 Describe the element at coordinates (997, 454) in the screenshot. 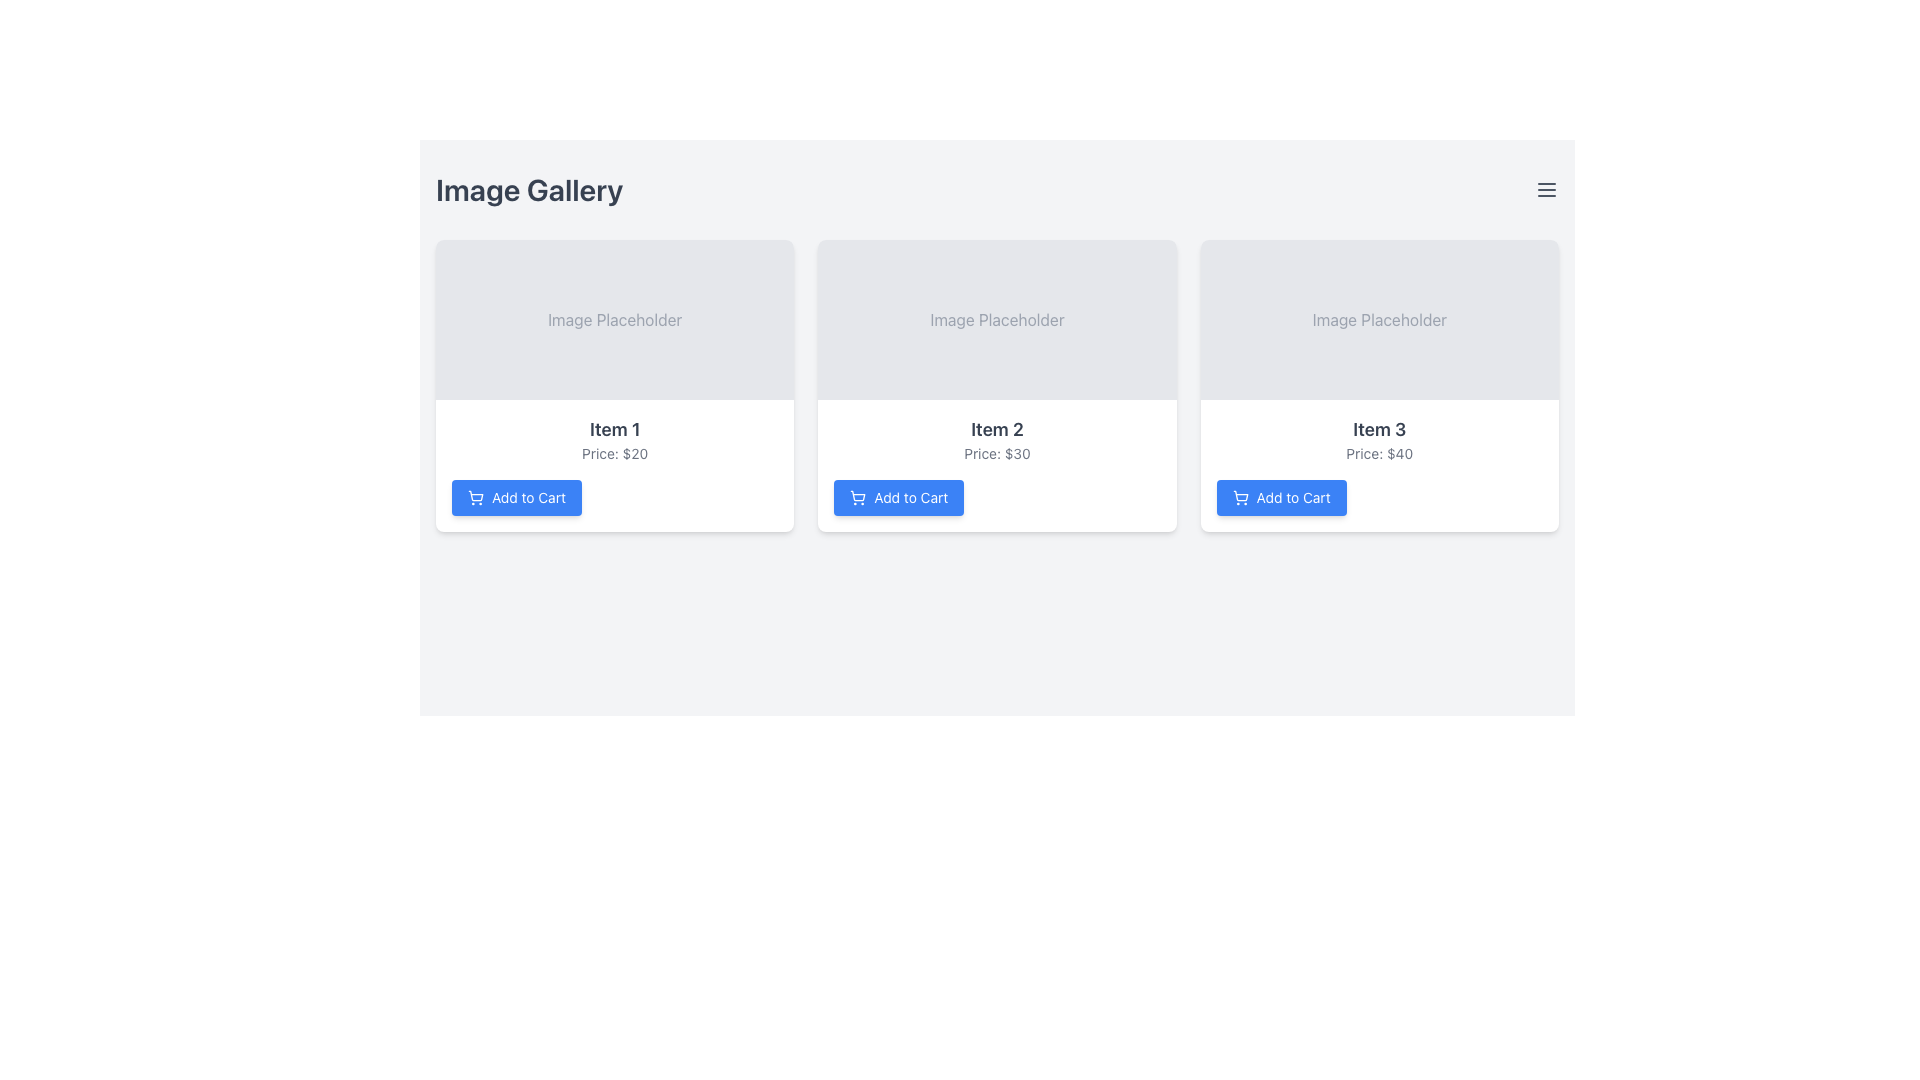

I see `the Text Label displaying 'Price: $30', which is located in the card for 'Item 2', positioned below the title and above the 'Add to Cart' button` at that location.